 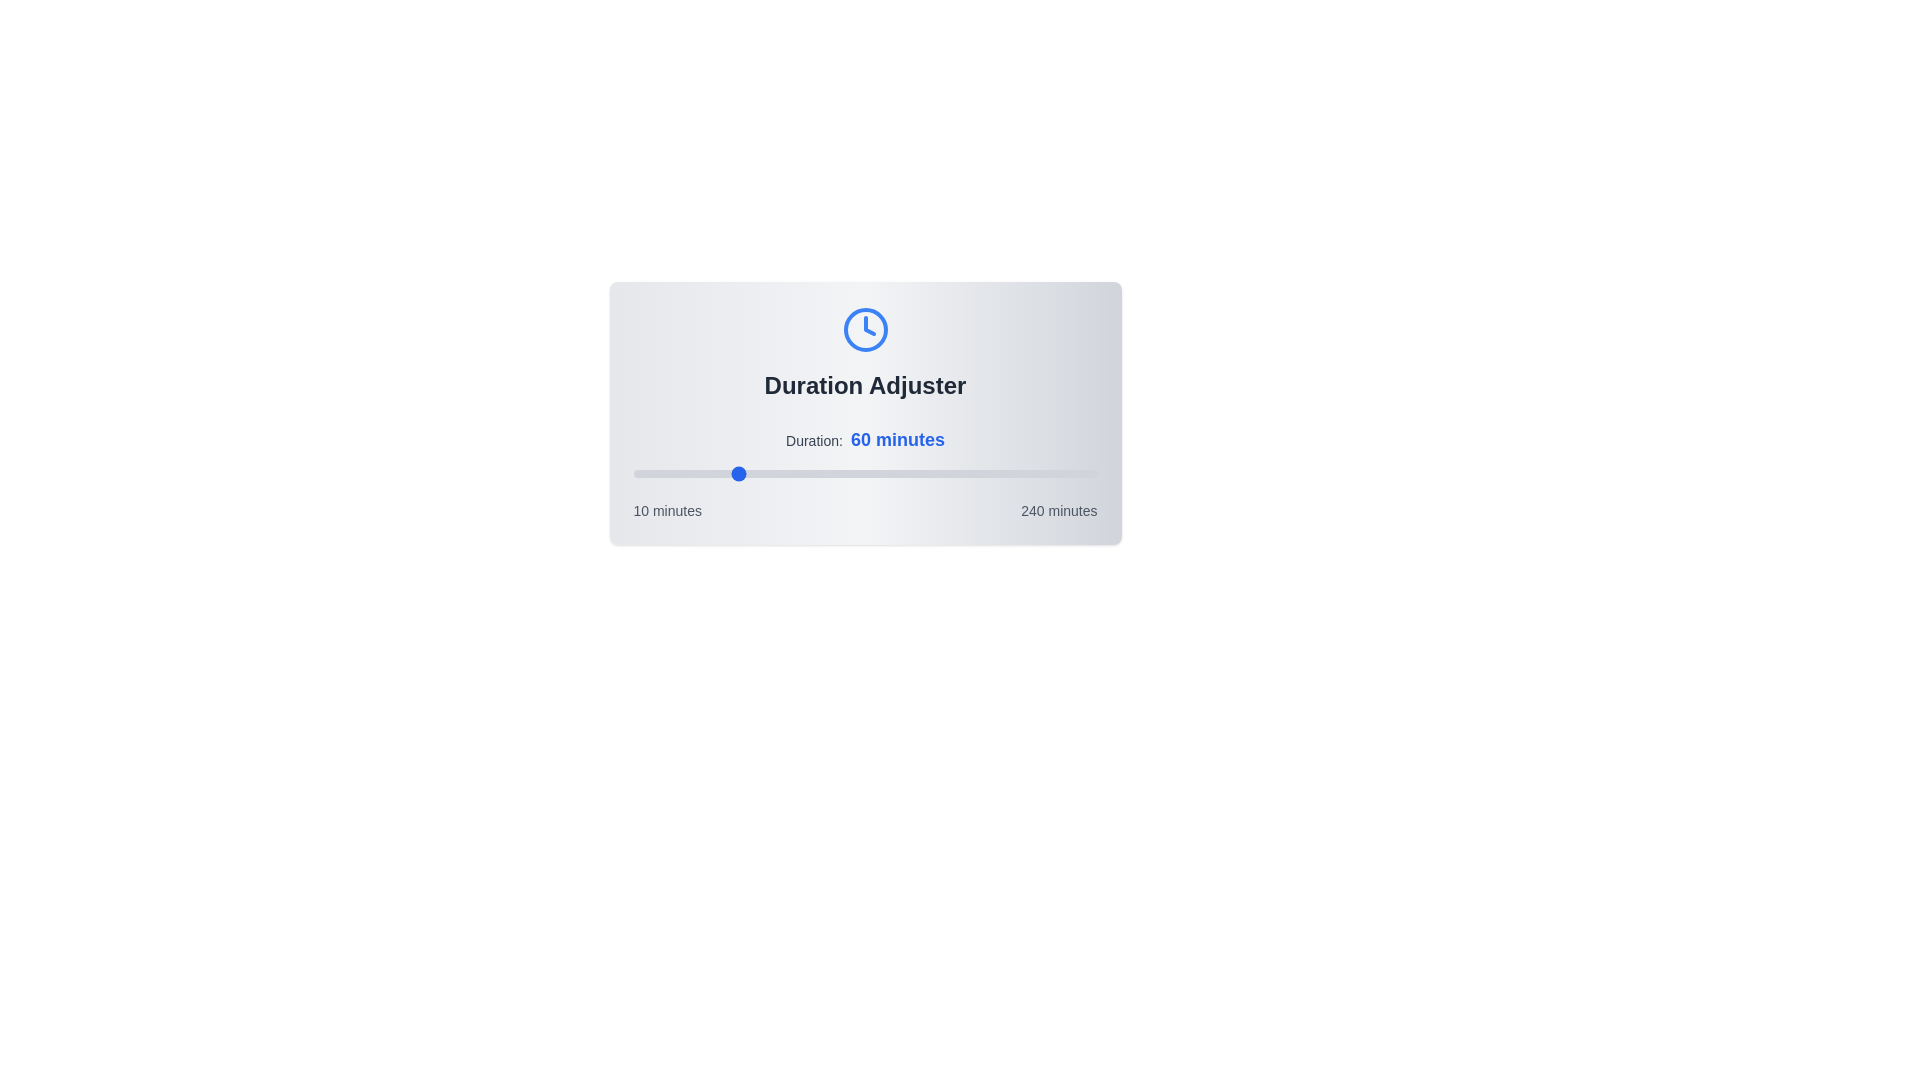 What do you see at coordinates (988, 474) in the screenshot?
I see `the duration slider to 186 minutes` at bounding box center [988, 474].